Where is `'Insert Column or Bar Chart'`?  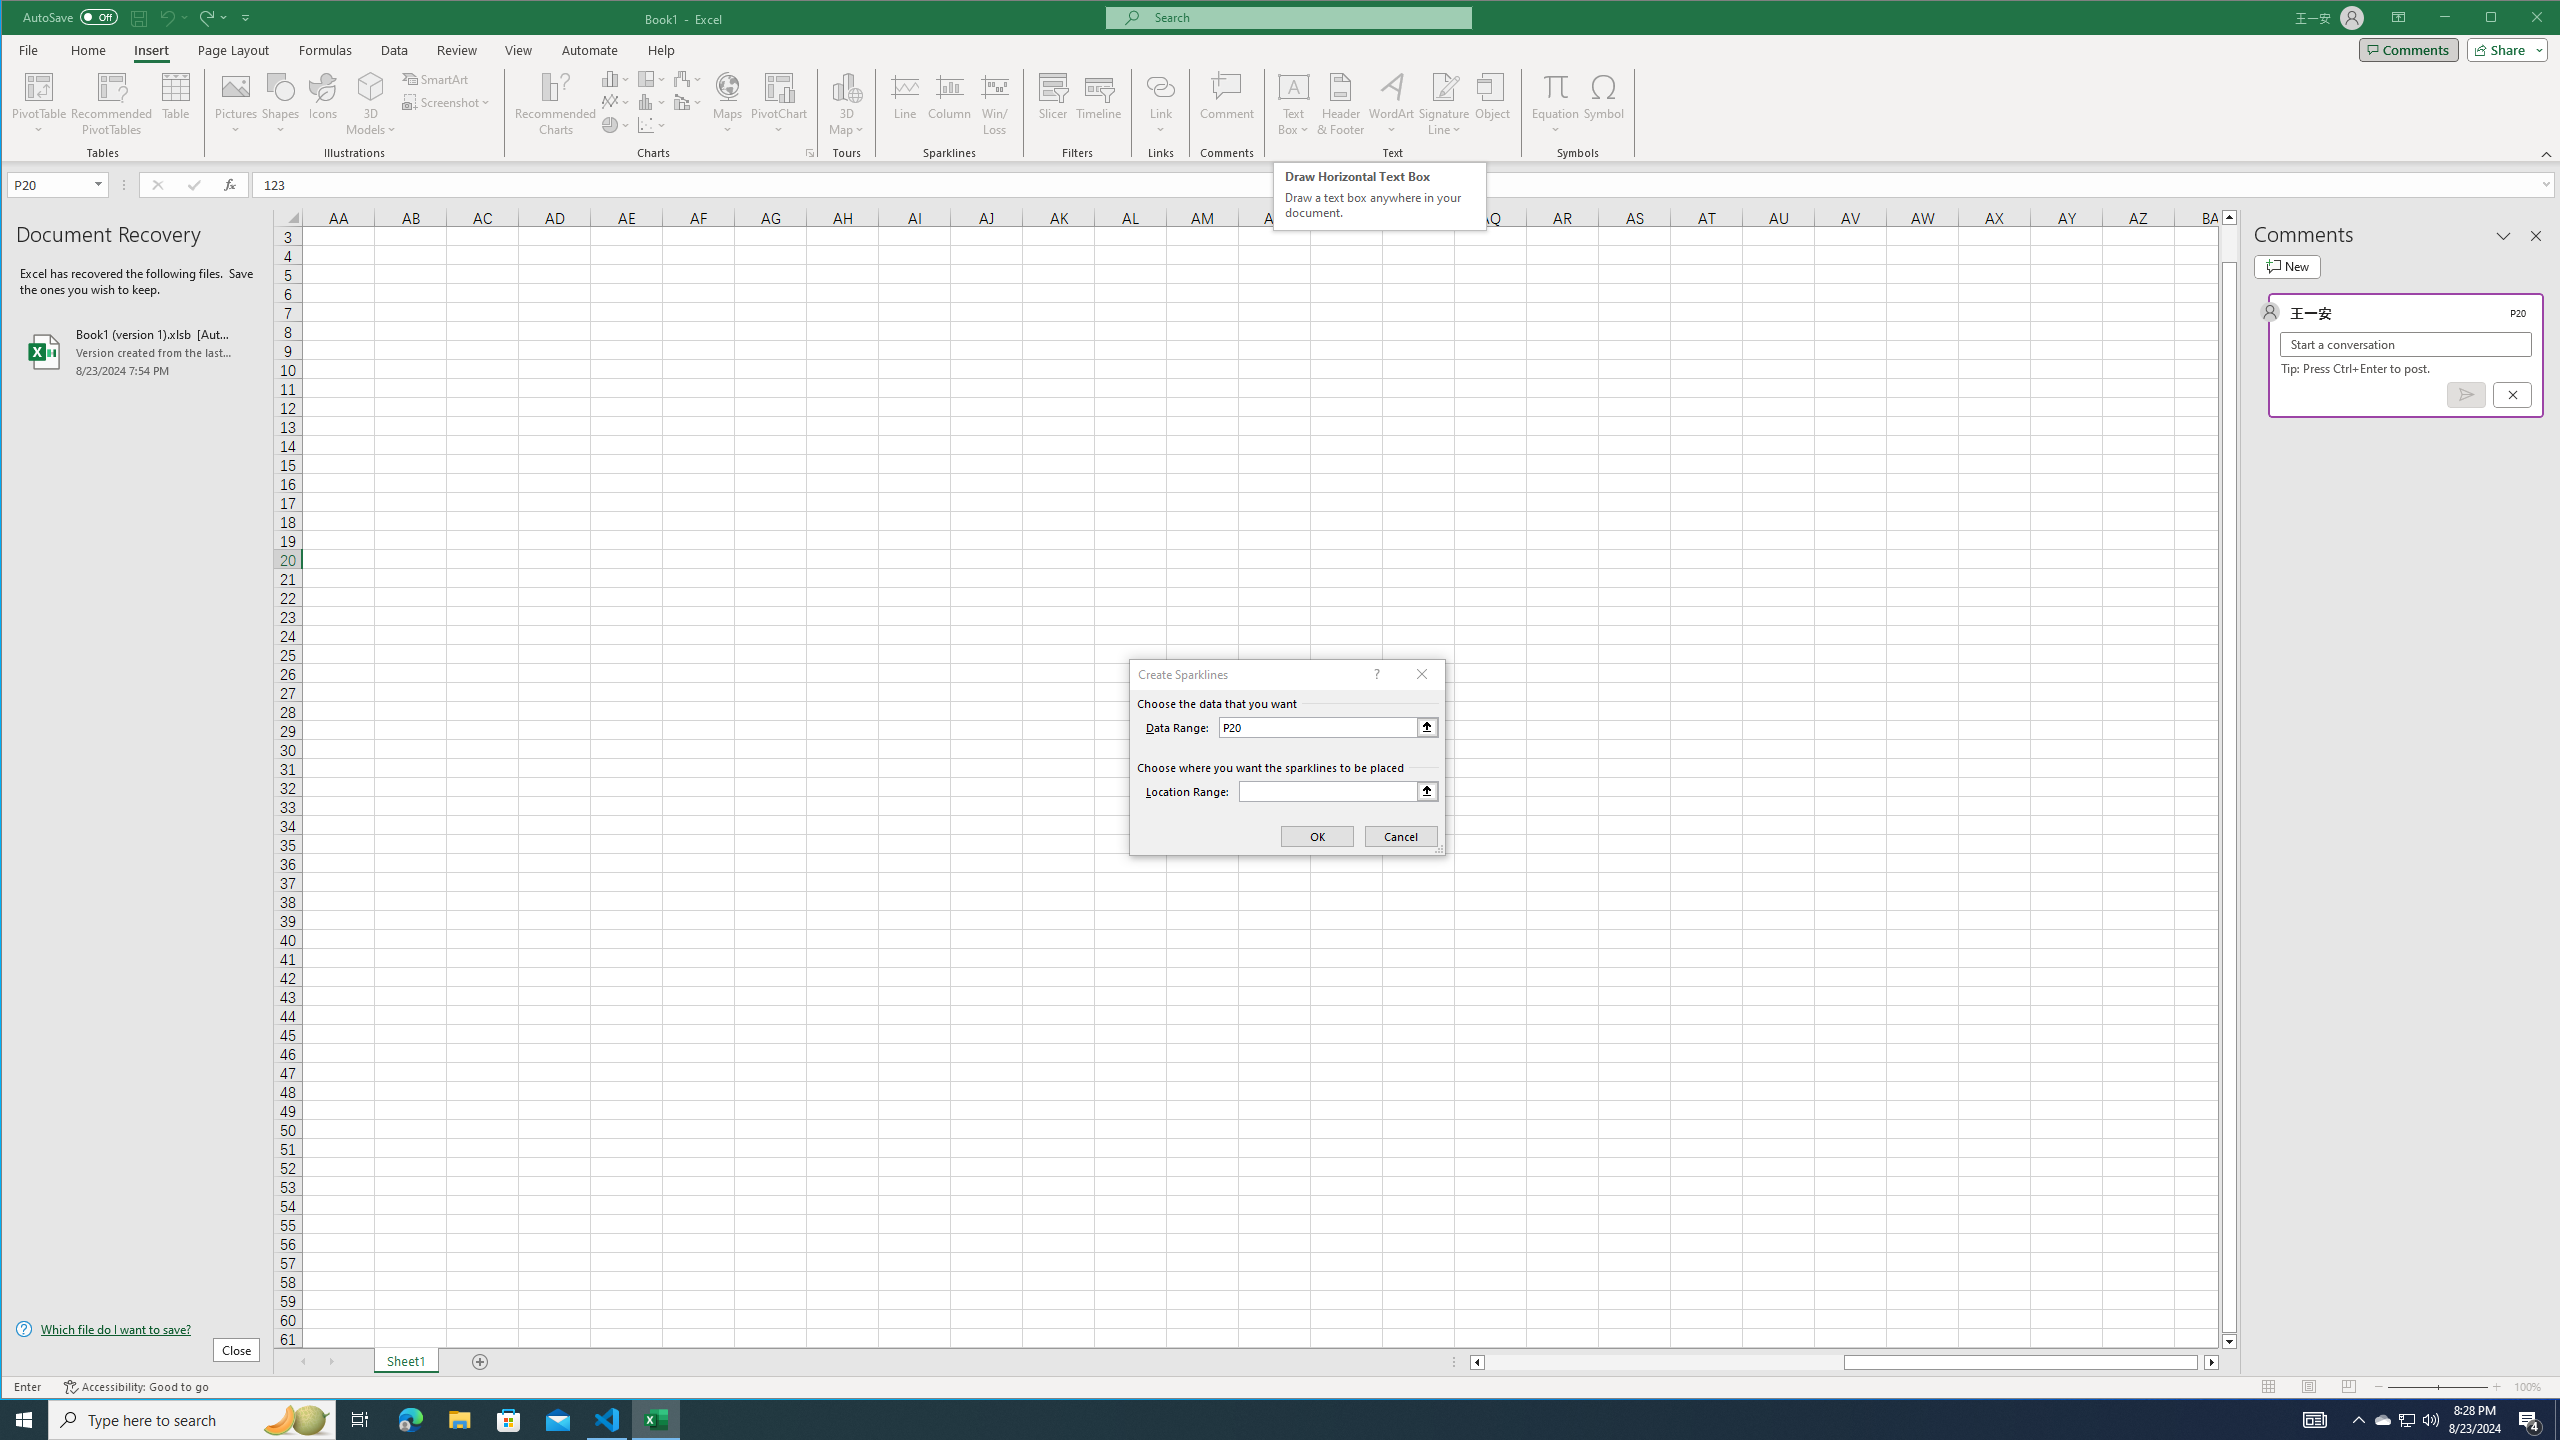 'Insert Column or Bar Chart' is located at coordinates (615, 78).